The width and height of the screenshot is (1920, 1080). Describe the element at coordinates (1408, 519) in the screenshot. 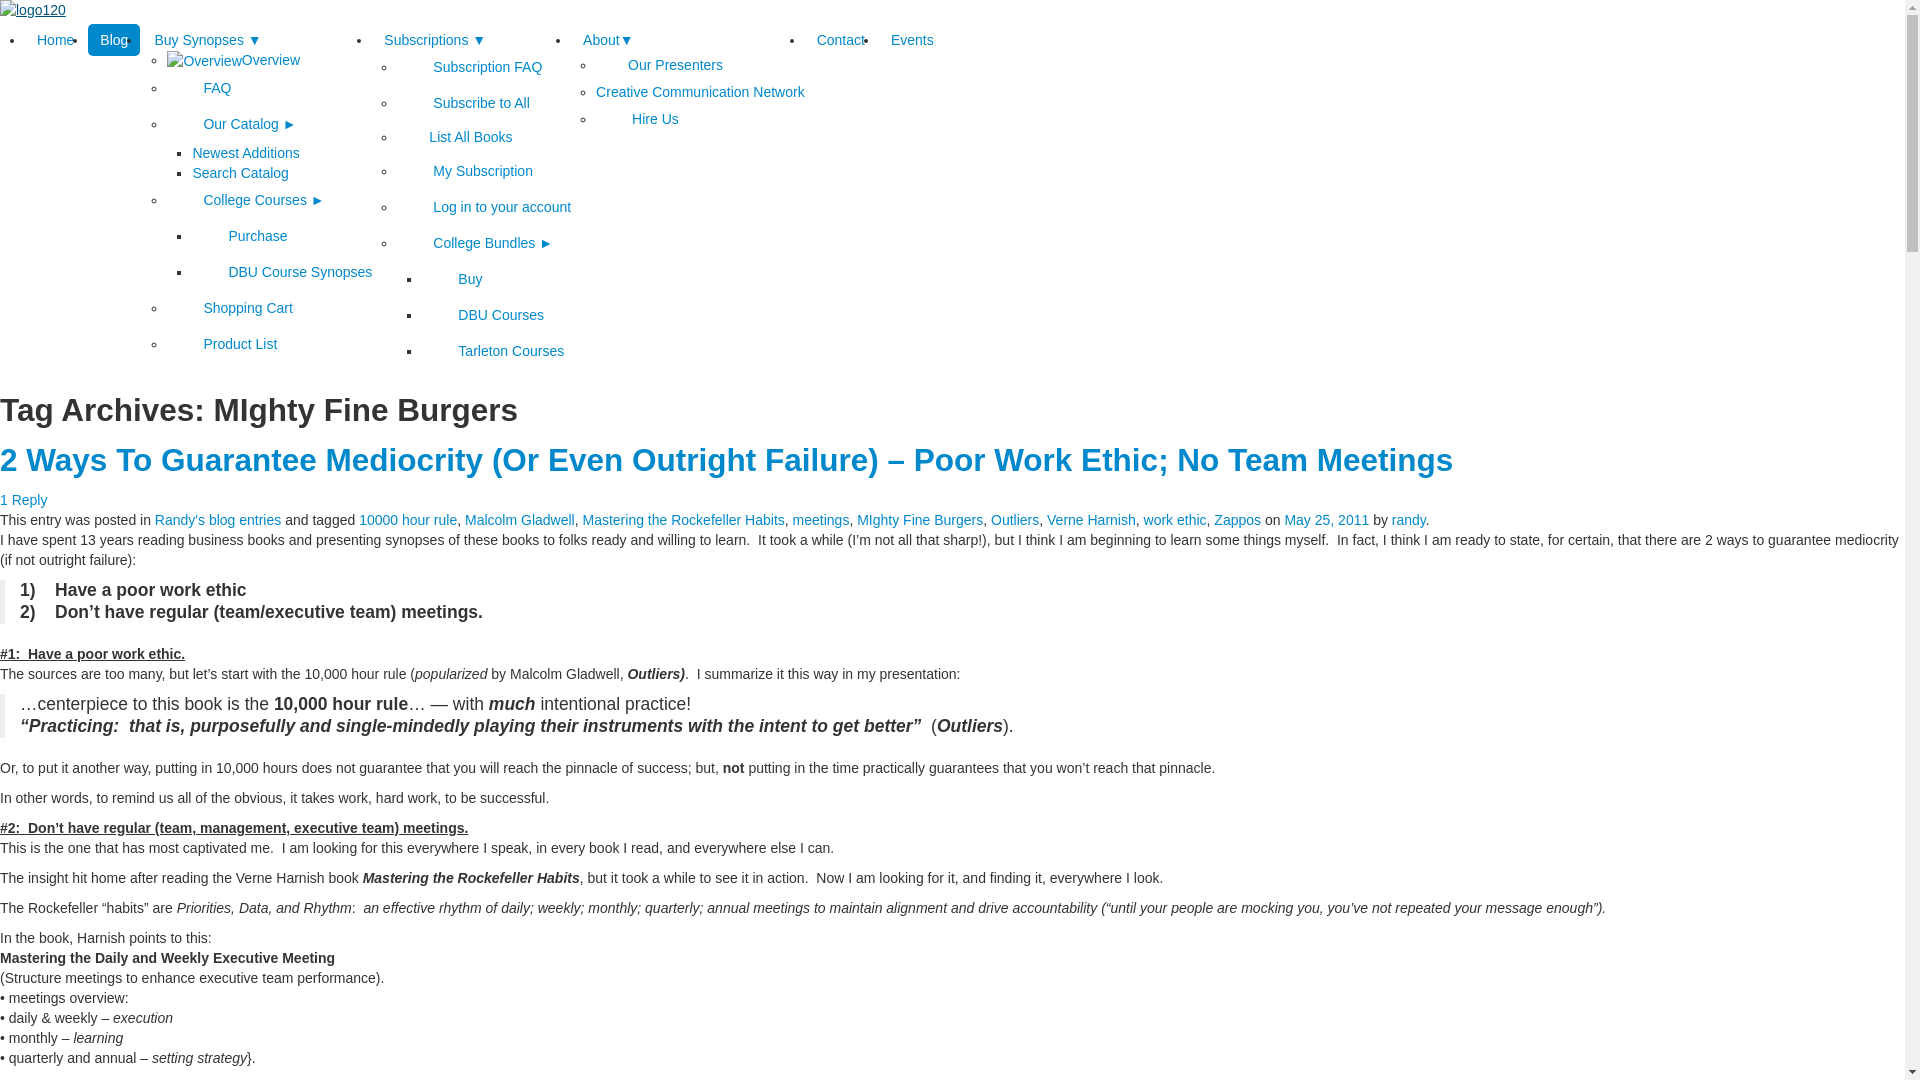

I see `'randy'` at that location.